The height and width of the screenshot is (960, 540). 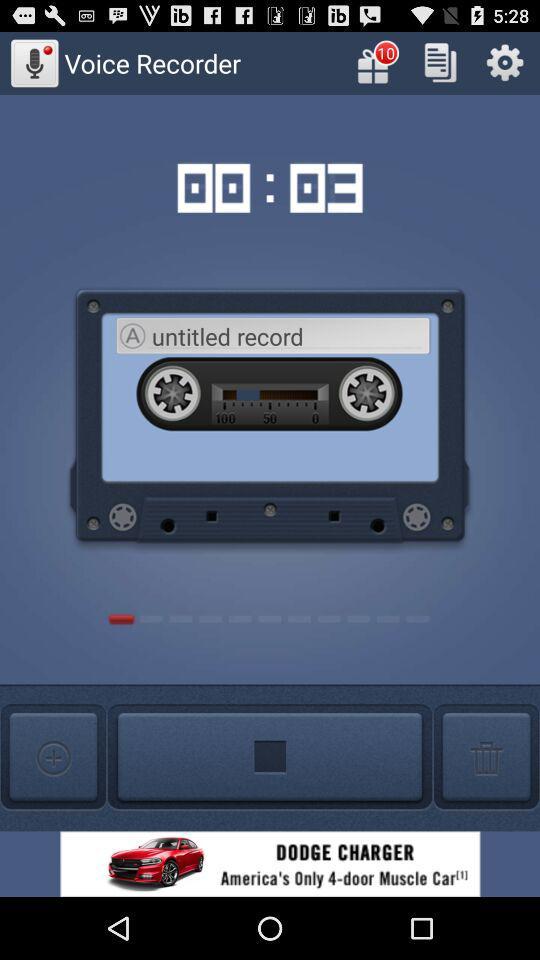 I want to click on delete option, so click(x=485, y=756).